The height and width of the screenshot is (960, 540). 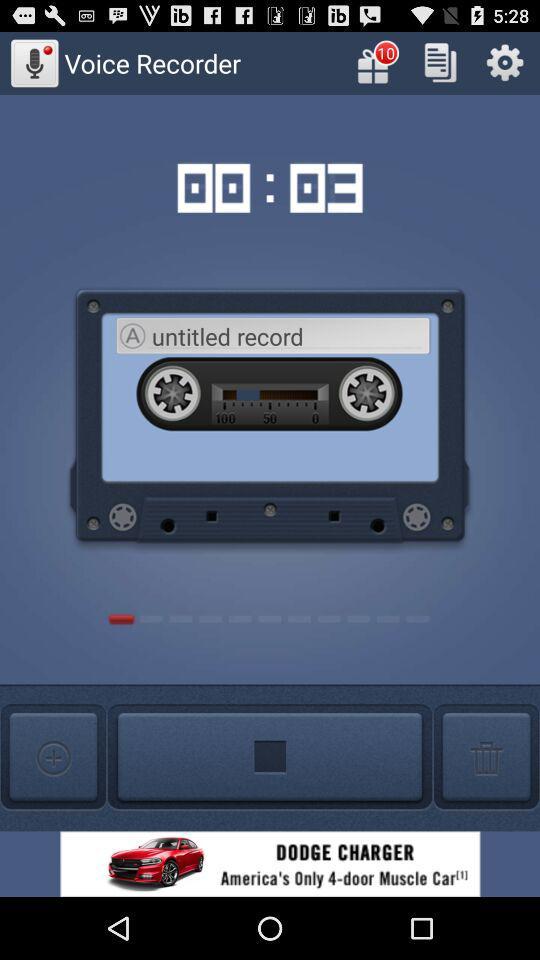 I want to click on delete option, so click(x=485, y=756).